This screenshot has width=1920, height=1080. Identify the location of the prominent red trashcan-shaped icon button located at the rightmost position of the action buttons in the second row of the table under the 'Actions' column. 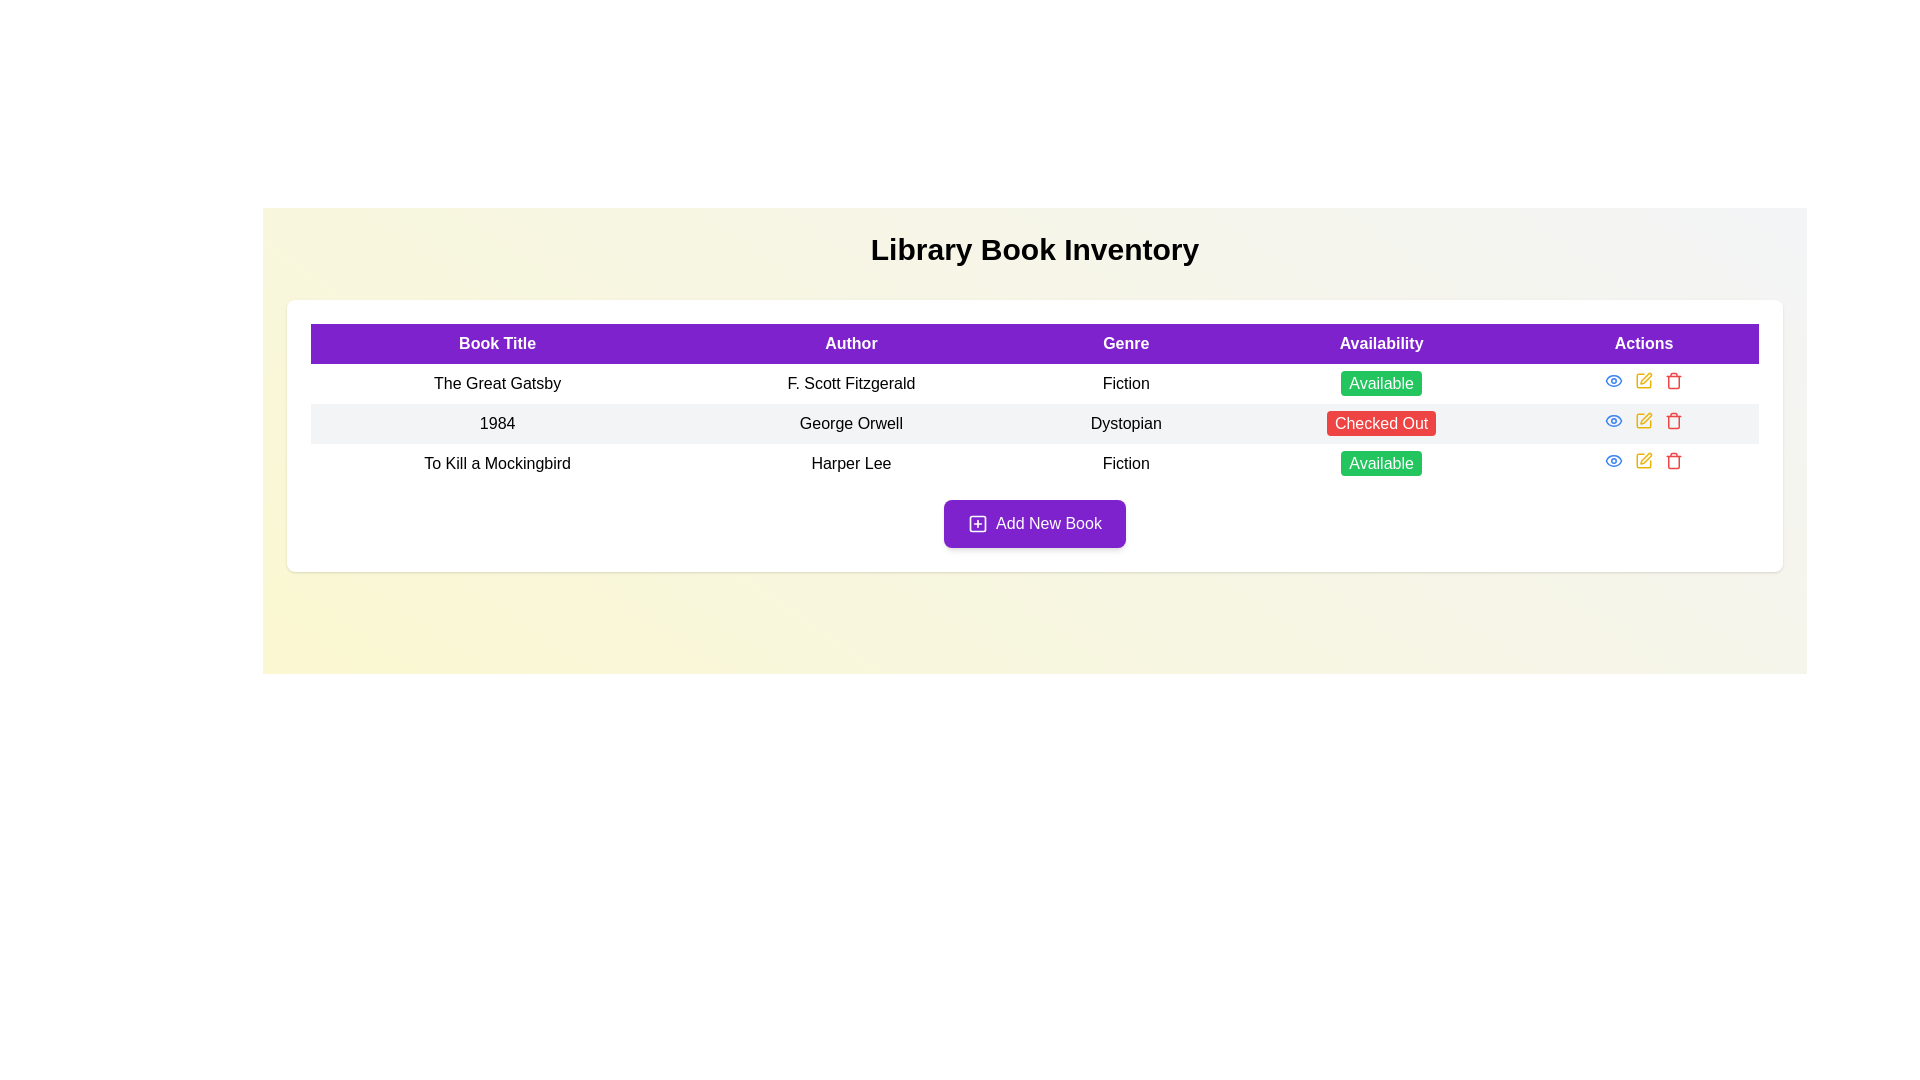
(1674, 419).